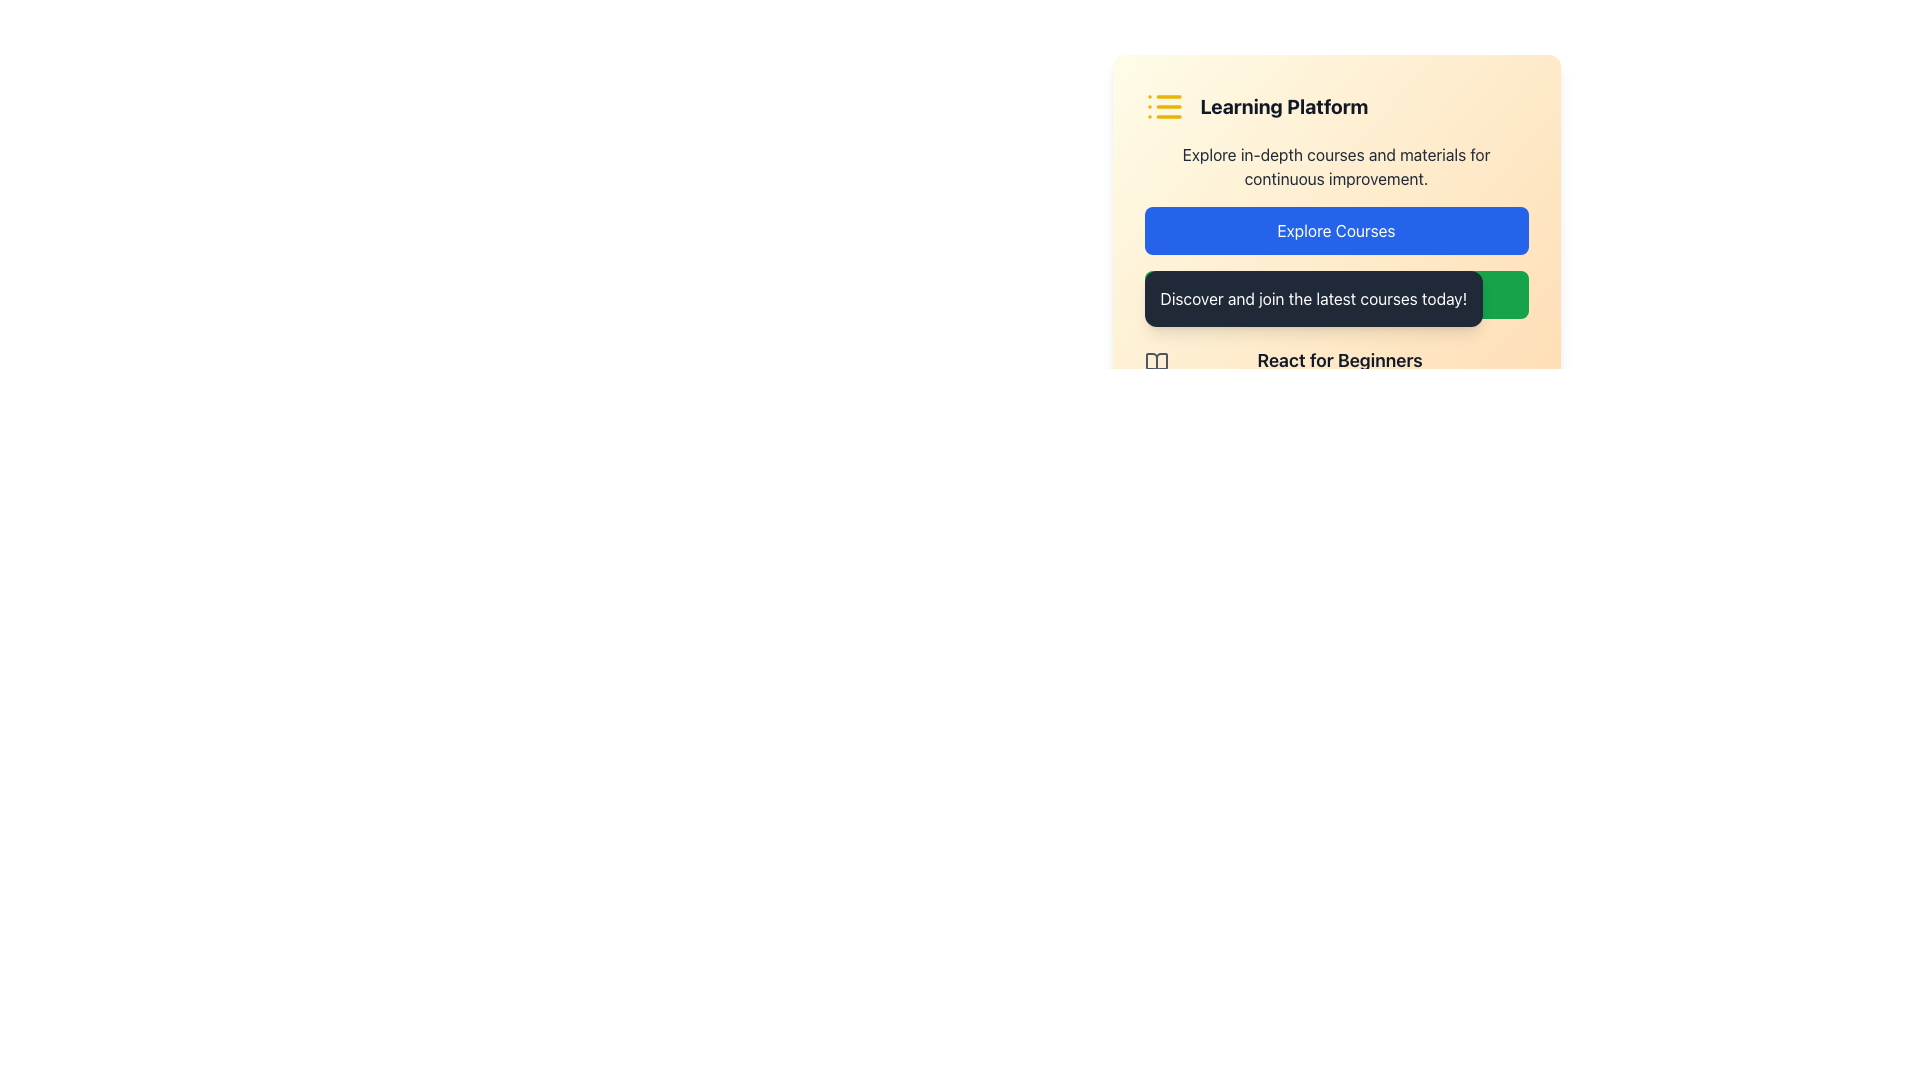 The width and height of the screenshot is (1920, 1080). I want to click on the static text component providing promotional information about courses, located below the 'Explore Courses' button, so click(1313, 299).